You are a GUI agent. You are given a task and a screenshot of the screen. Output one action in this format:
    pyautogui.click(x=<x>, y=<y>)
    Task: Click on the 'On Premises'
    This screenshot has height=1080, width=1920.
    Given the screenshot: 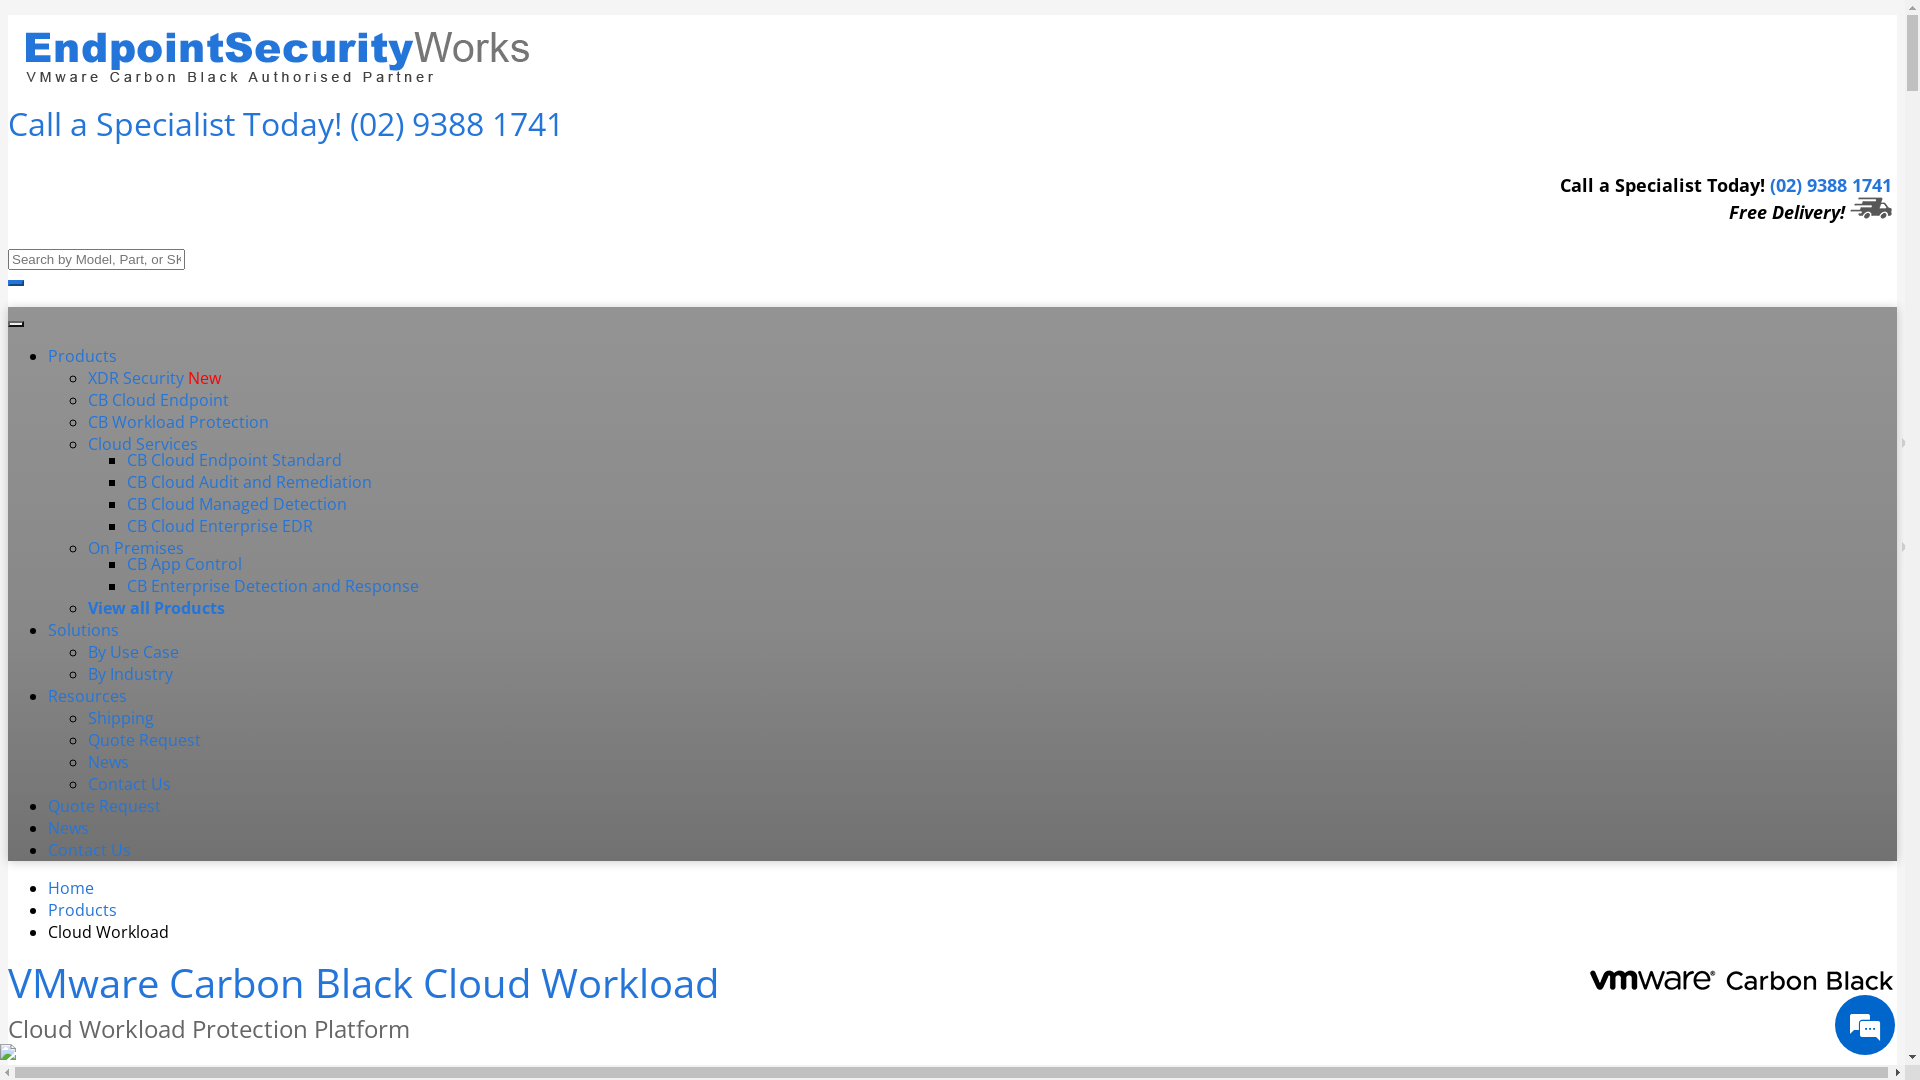 What is the action you would take?
    pyautogui.click(x=134, y=547)
    